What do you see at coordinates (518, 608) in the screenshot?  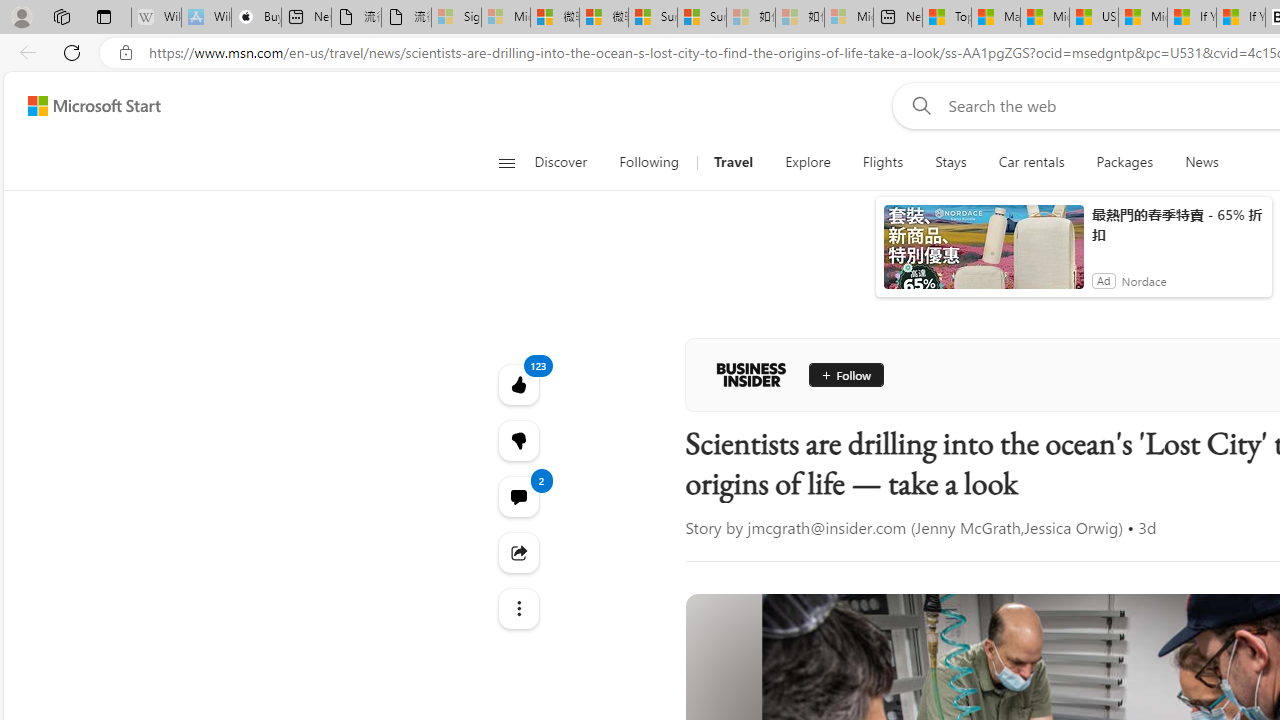 I see `'Class: at-item'` at bounding box center [518, 608].